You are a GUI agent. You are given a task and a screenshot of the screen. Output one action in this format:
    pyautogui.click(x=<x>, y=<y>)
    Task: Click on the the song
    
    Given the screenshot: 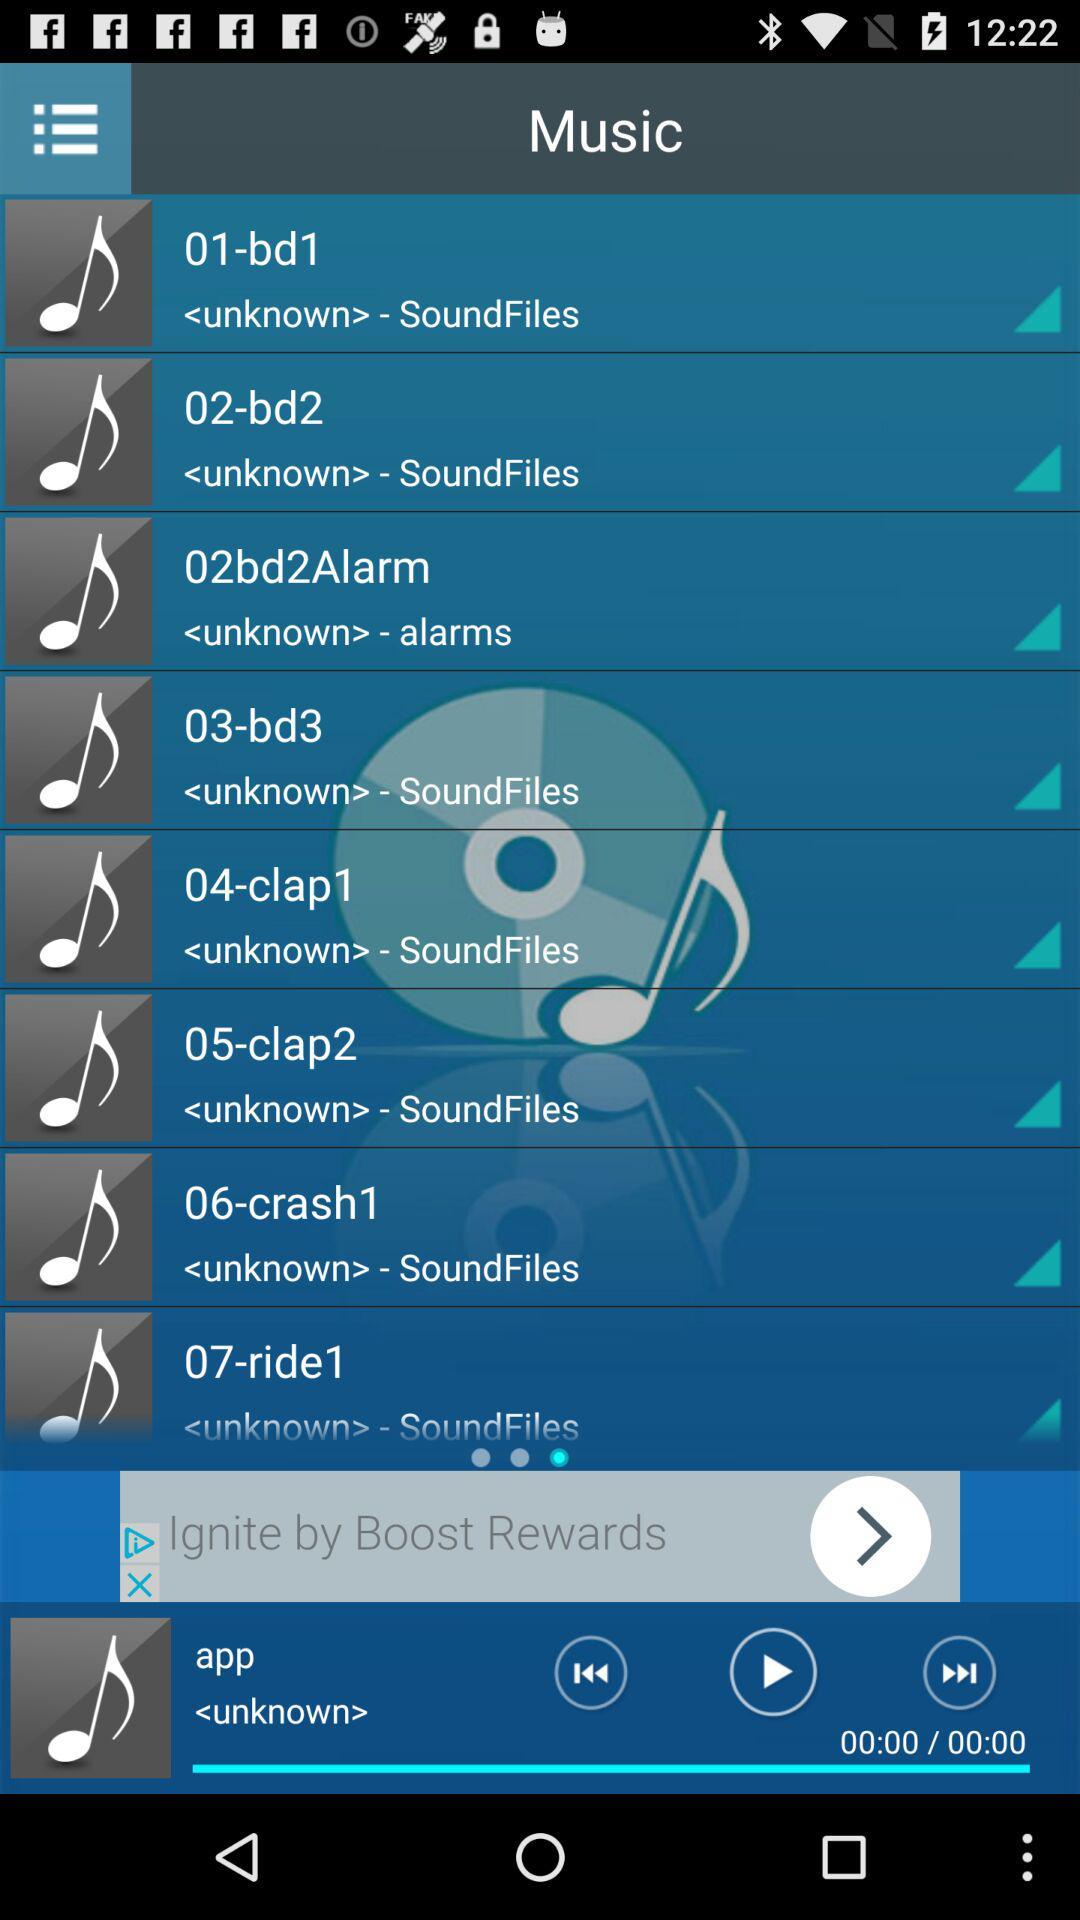 What is the action you would take?
    pyautogui.click(x=772, y=1680)
    